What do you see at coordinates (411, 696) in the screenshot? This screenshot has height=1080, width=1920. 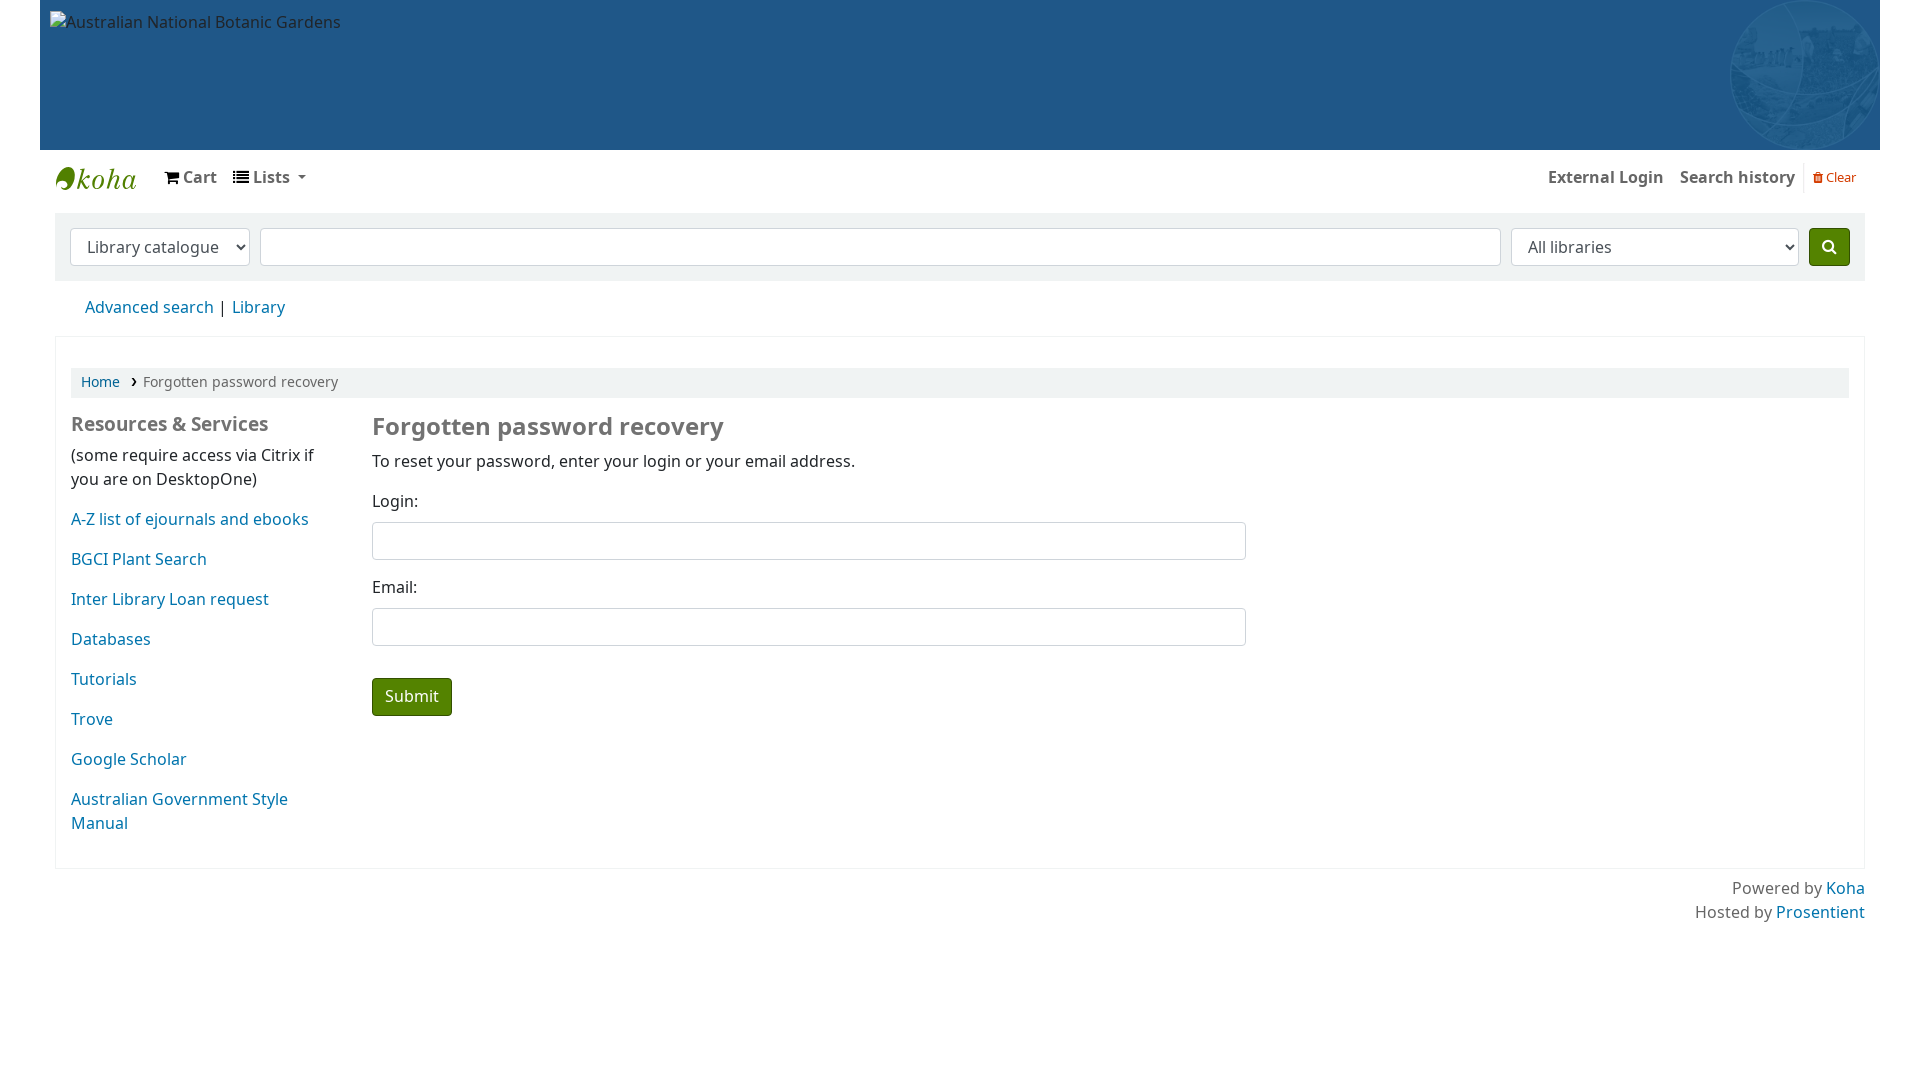 I see `'Submit'` at bounding box center [411, 696].